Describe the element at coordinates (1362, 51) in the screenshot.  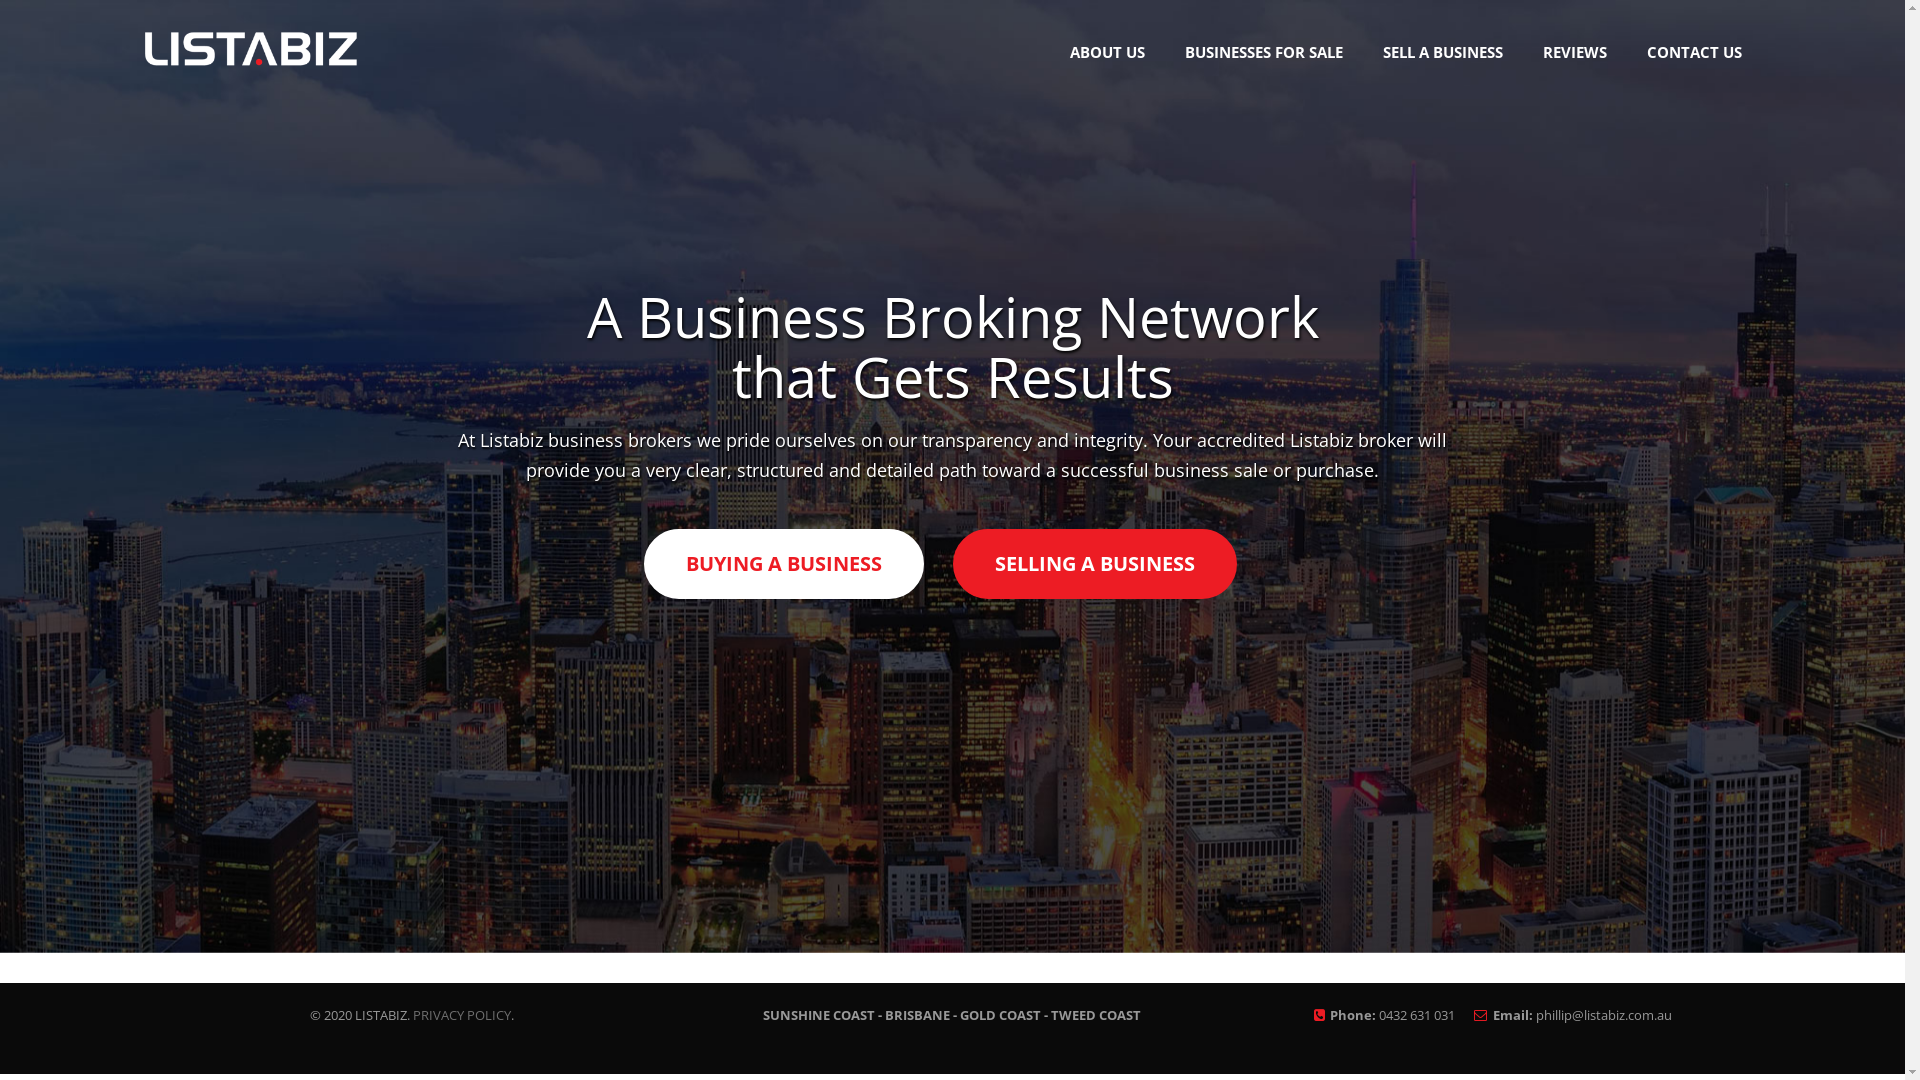
I see `'SELL A BUSINESS'` at that location.